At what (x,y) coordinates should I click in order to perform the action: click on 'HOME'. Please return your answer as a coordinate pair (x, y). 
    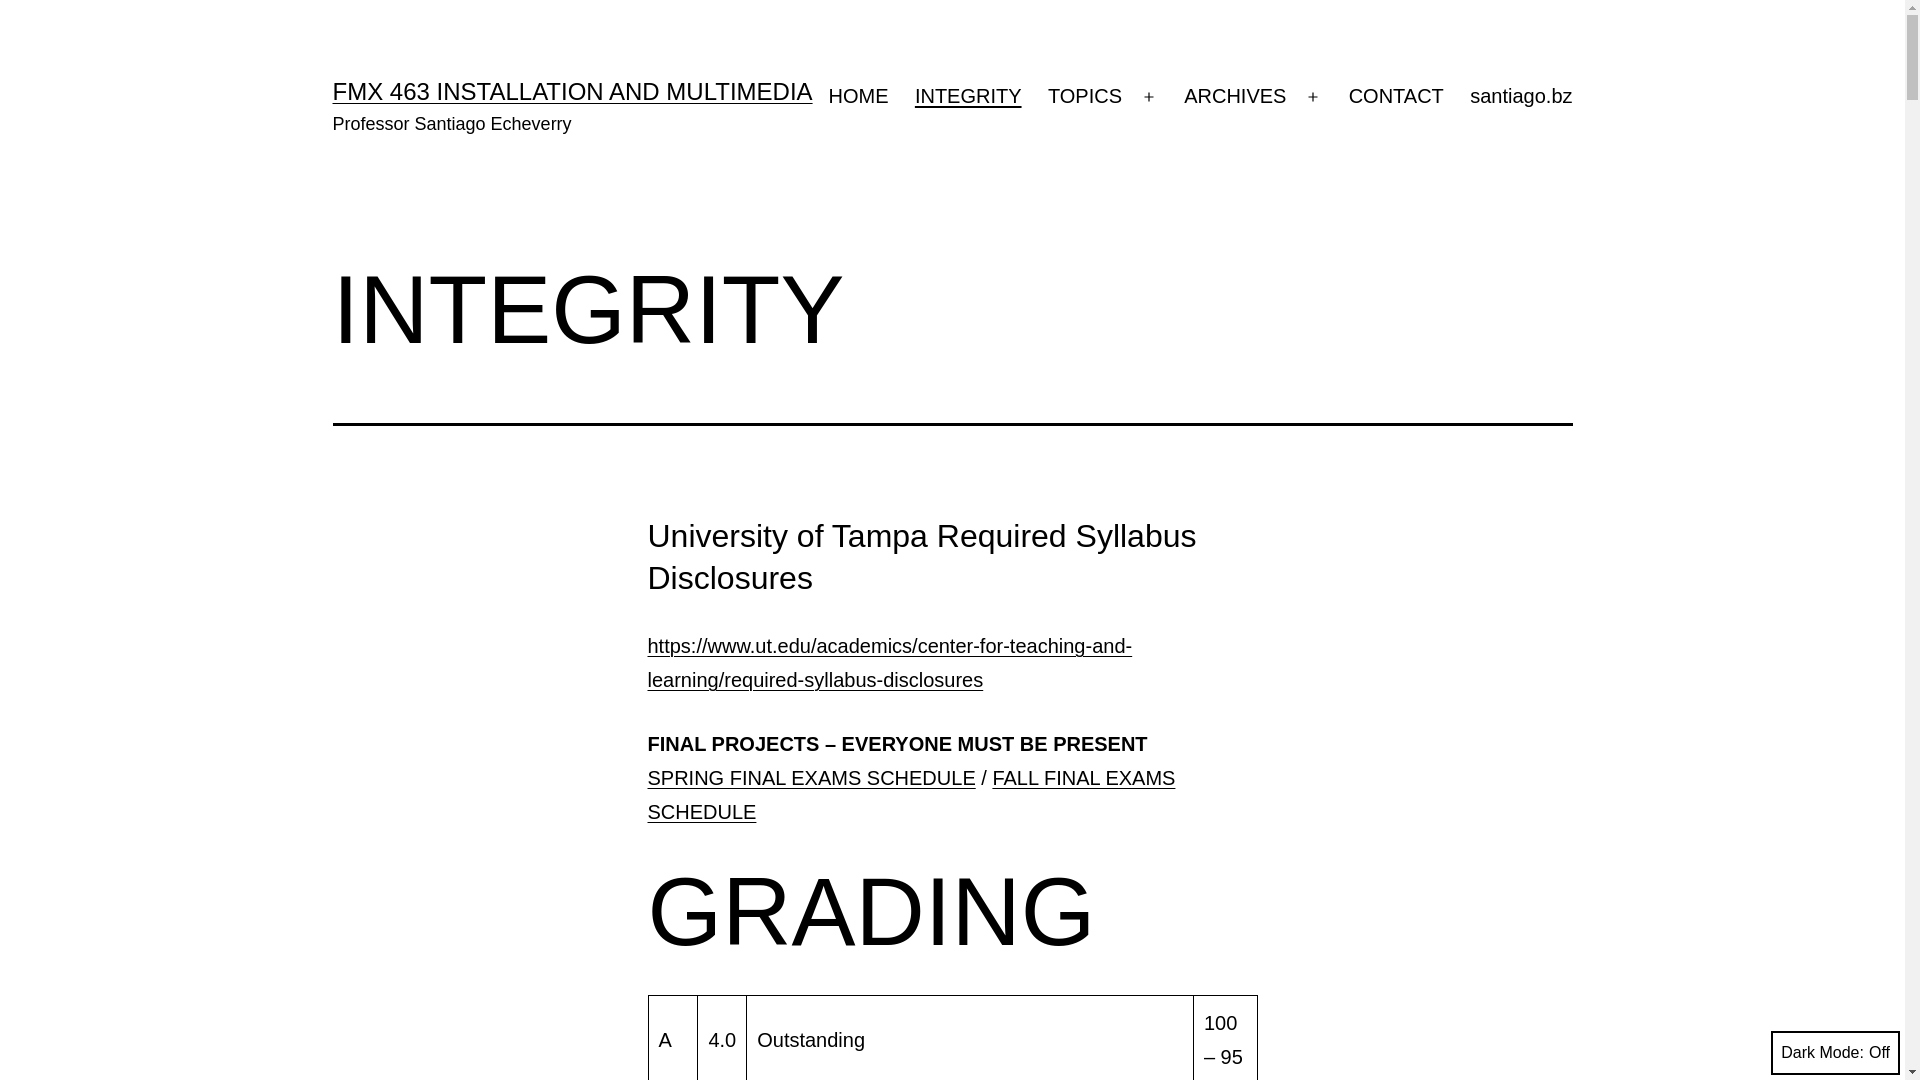
    Looking at the image, I should click on (858, 96).